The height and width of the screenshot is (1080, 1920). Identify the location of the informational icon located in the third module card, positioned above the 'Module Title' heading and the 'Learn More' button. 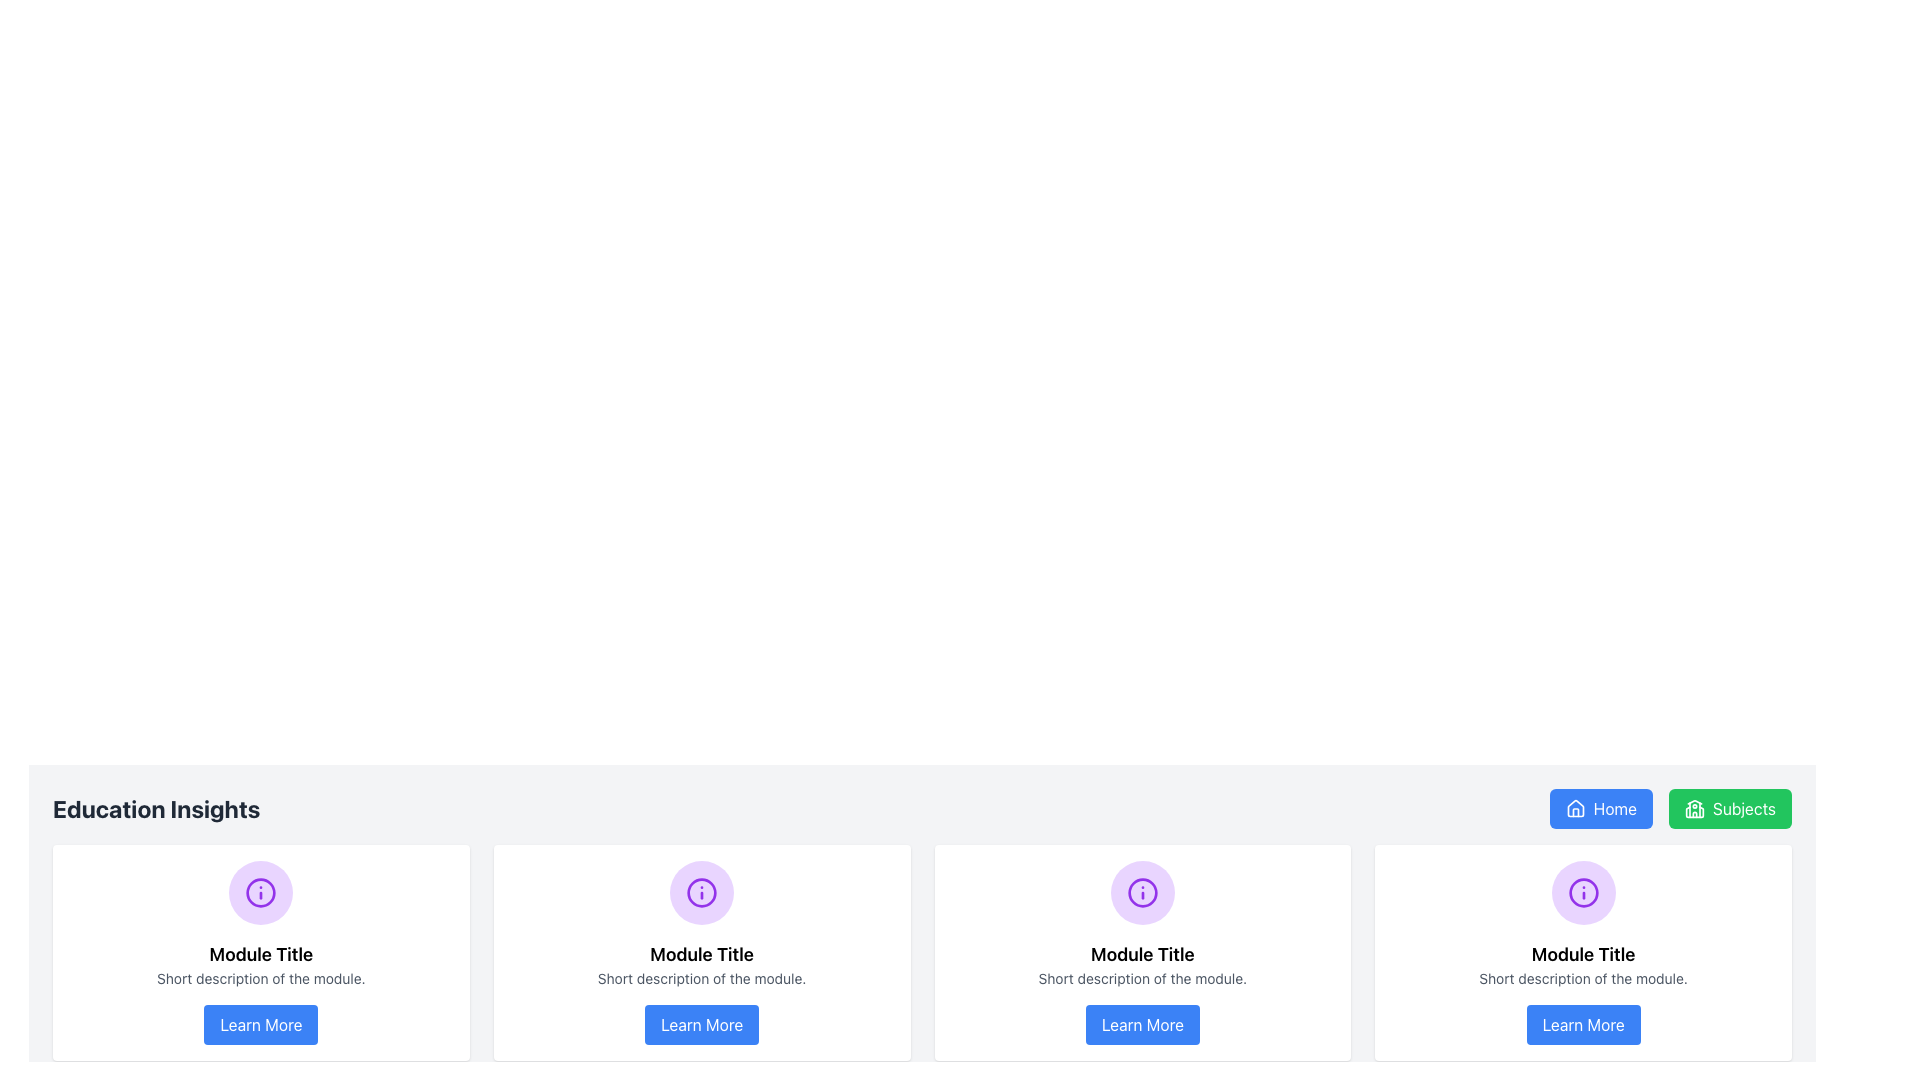
(1142, 892).